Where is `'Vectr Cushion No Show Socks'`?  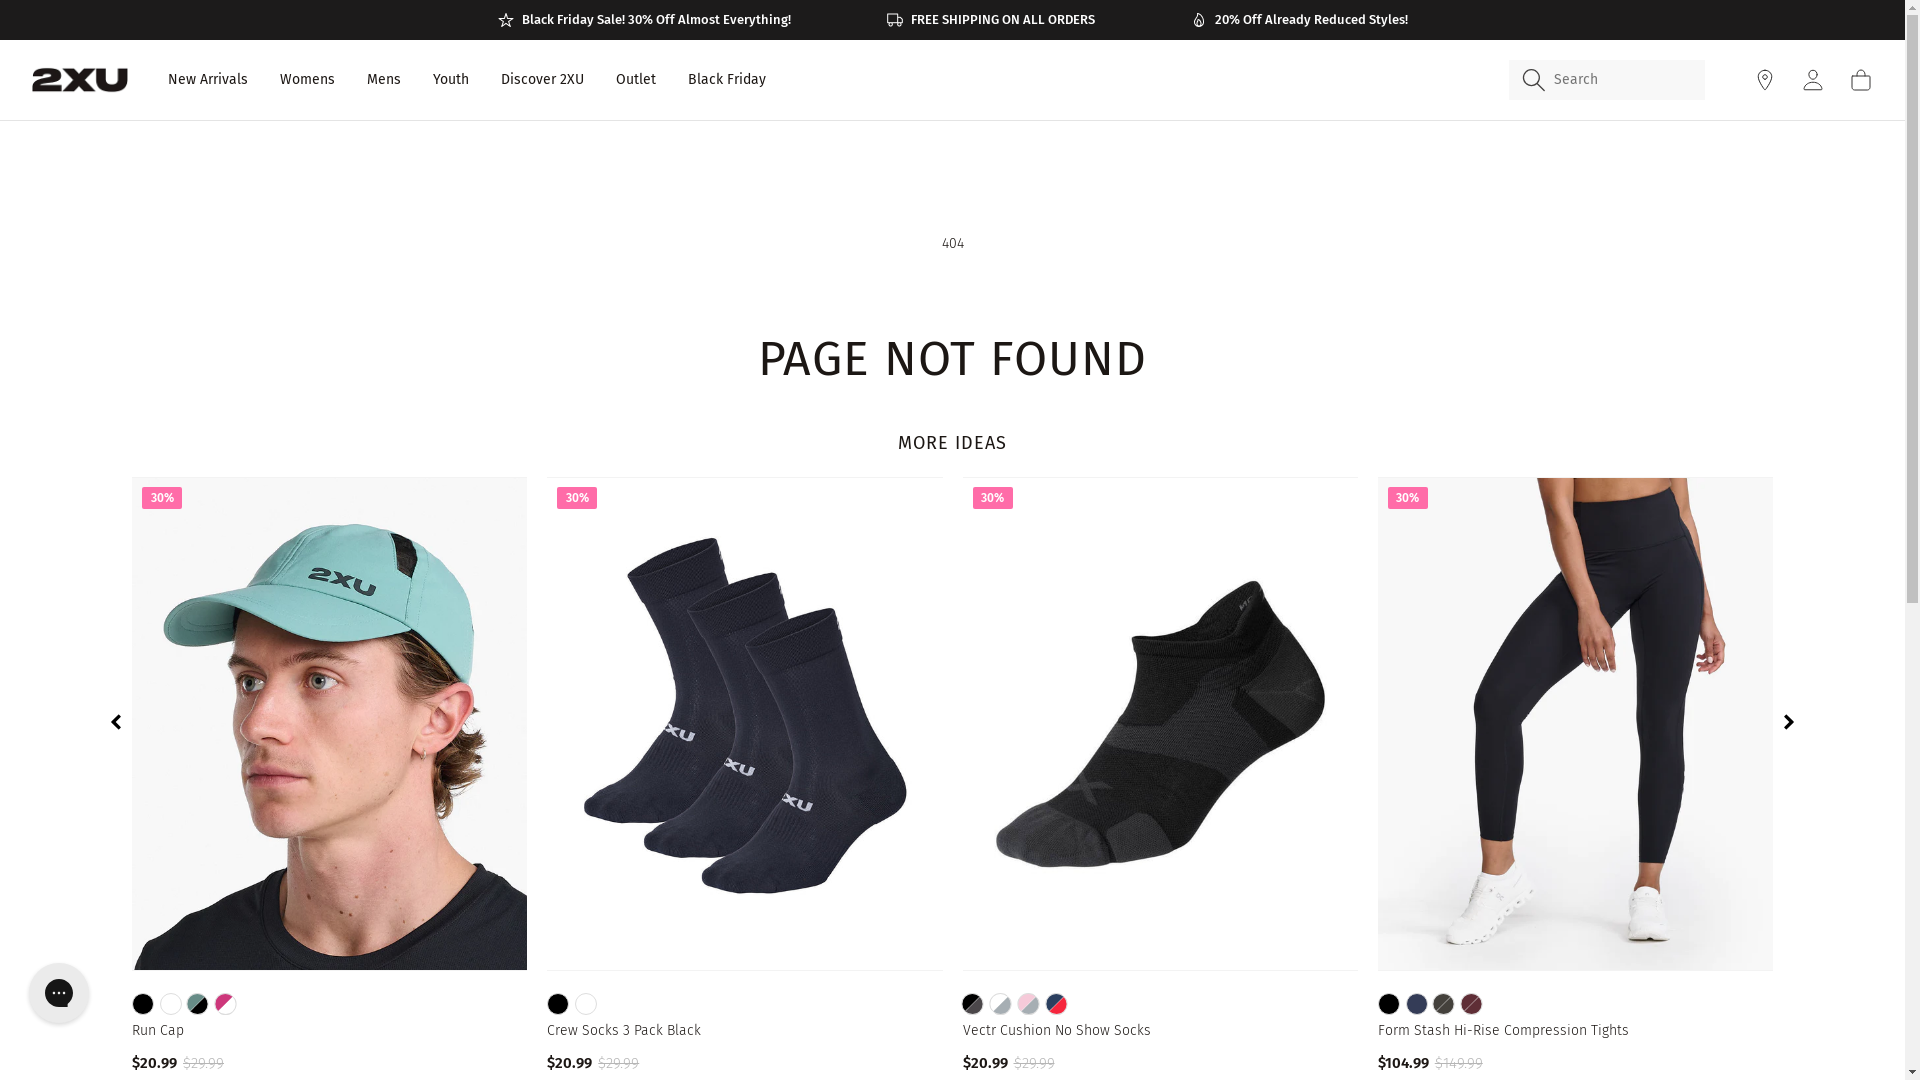 'Vectr Cushion No Show Socks' is located at coordinates (961, 1030).